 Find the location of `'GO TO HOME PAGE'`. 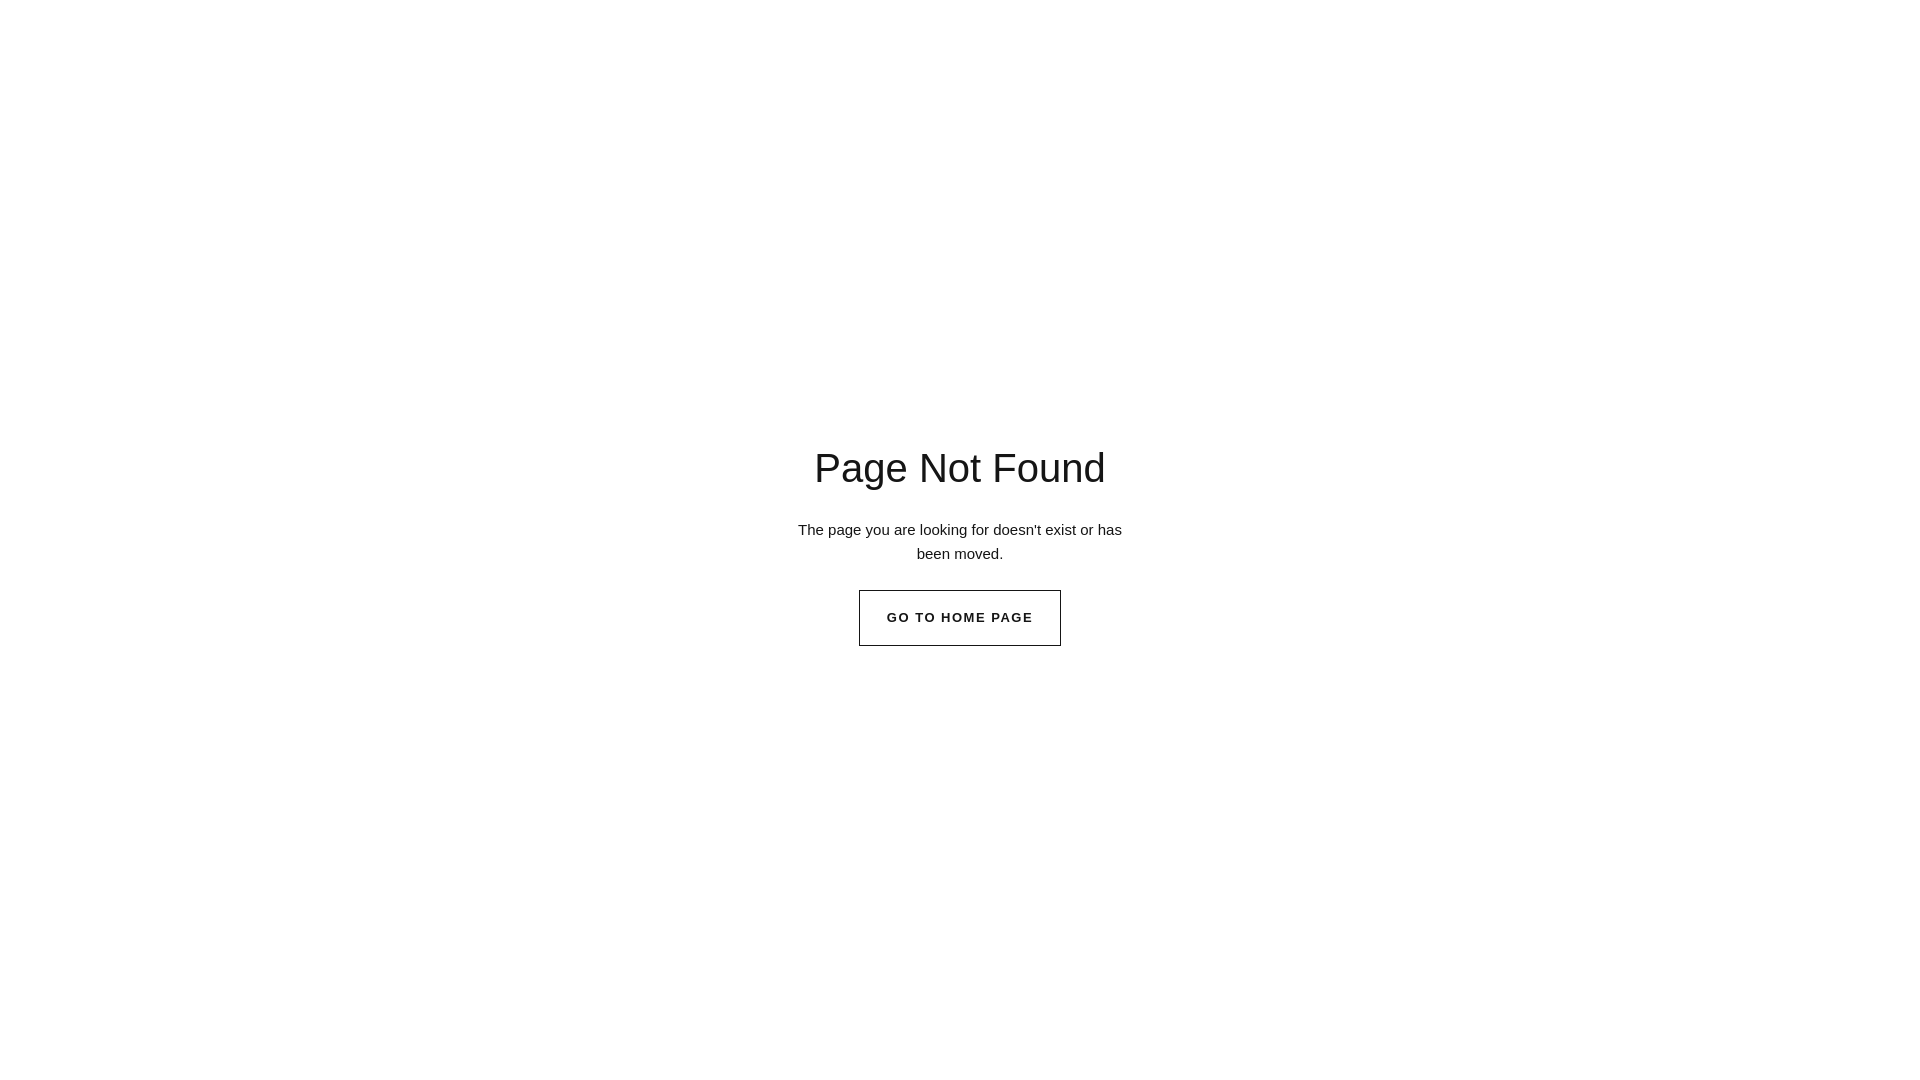

'GO TO HOME PAGE' is located at coordinates (859, 616).